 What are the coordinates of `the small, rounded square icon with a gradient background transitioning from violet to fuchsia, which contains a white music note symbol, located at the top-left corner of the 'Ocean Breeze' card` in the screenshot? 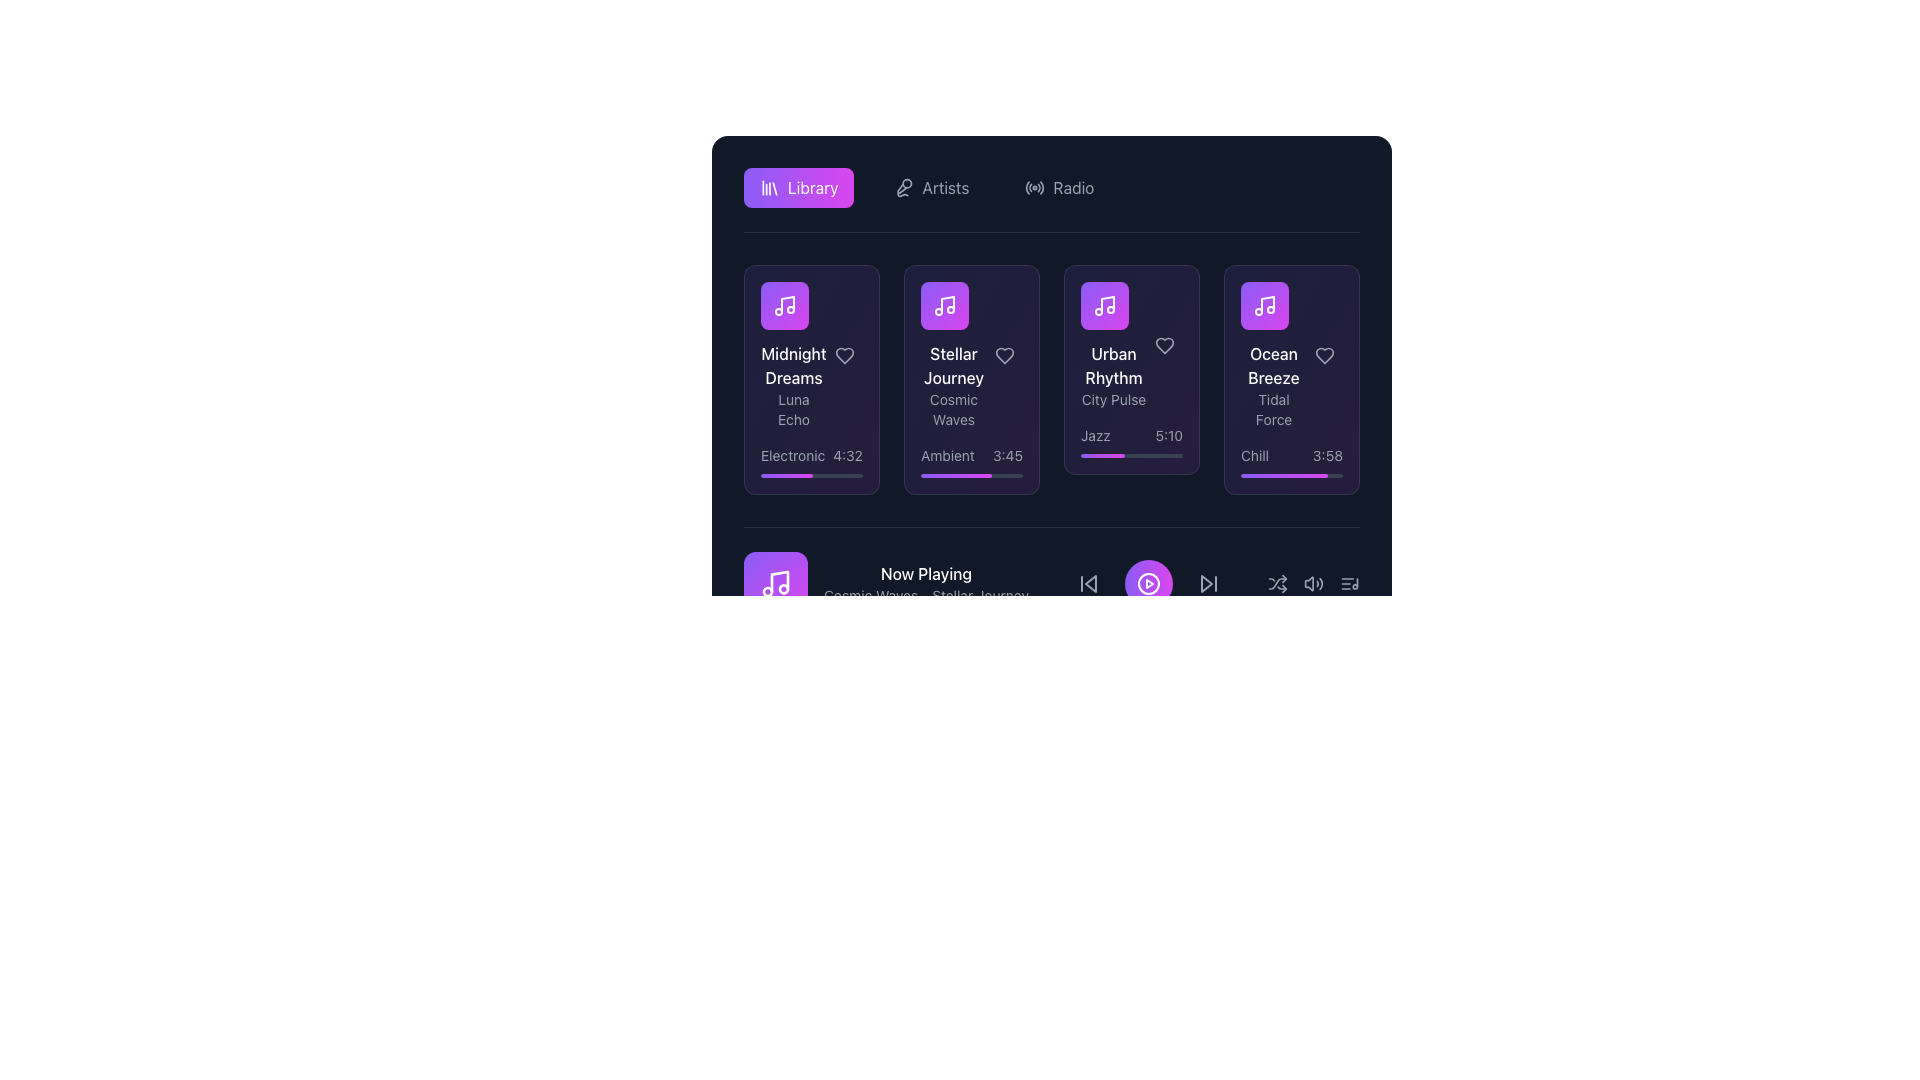 It's located at (1264, 305).